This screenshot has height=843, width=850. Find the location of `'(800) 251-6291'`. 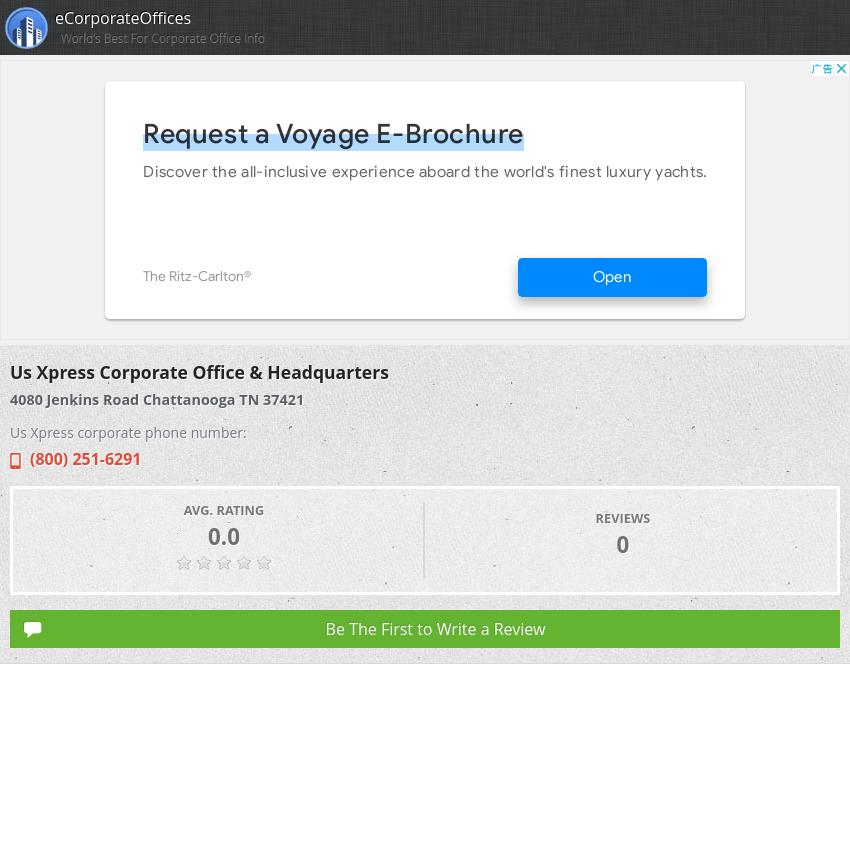

'(800) 251-6291' is located at coordinates (29, 459).